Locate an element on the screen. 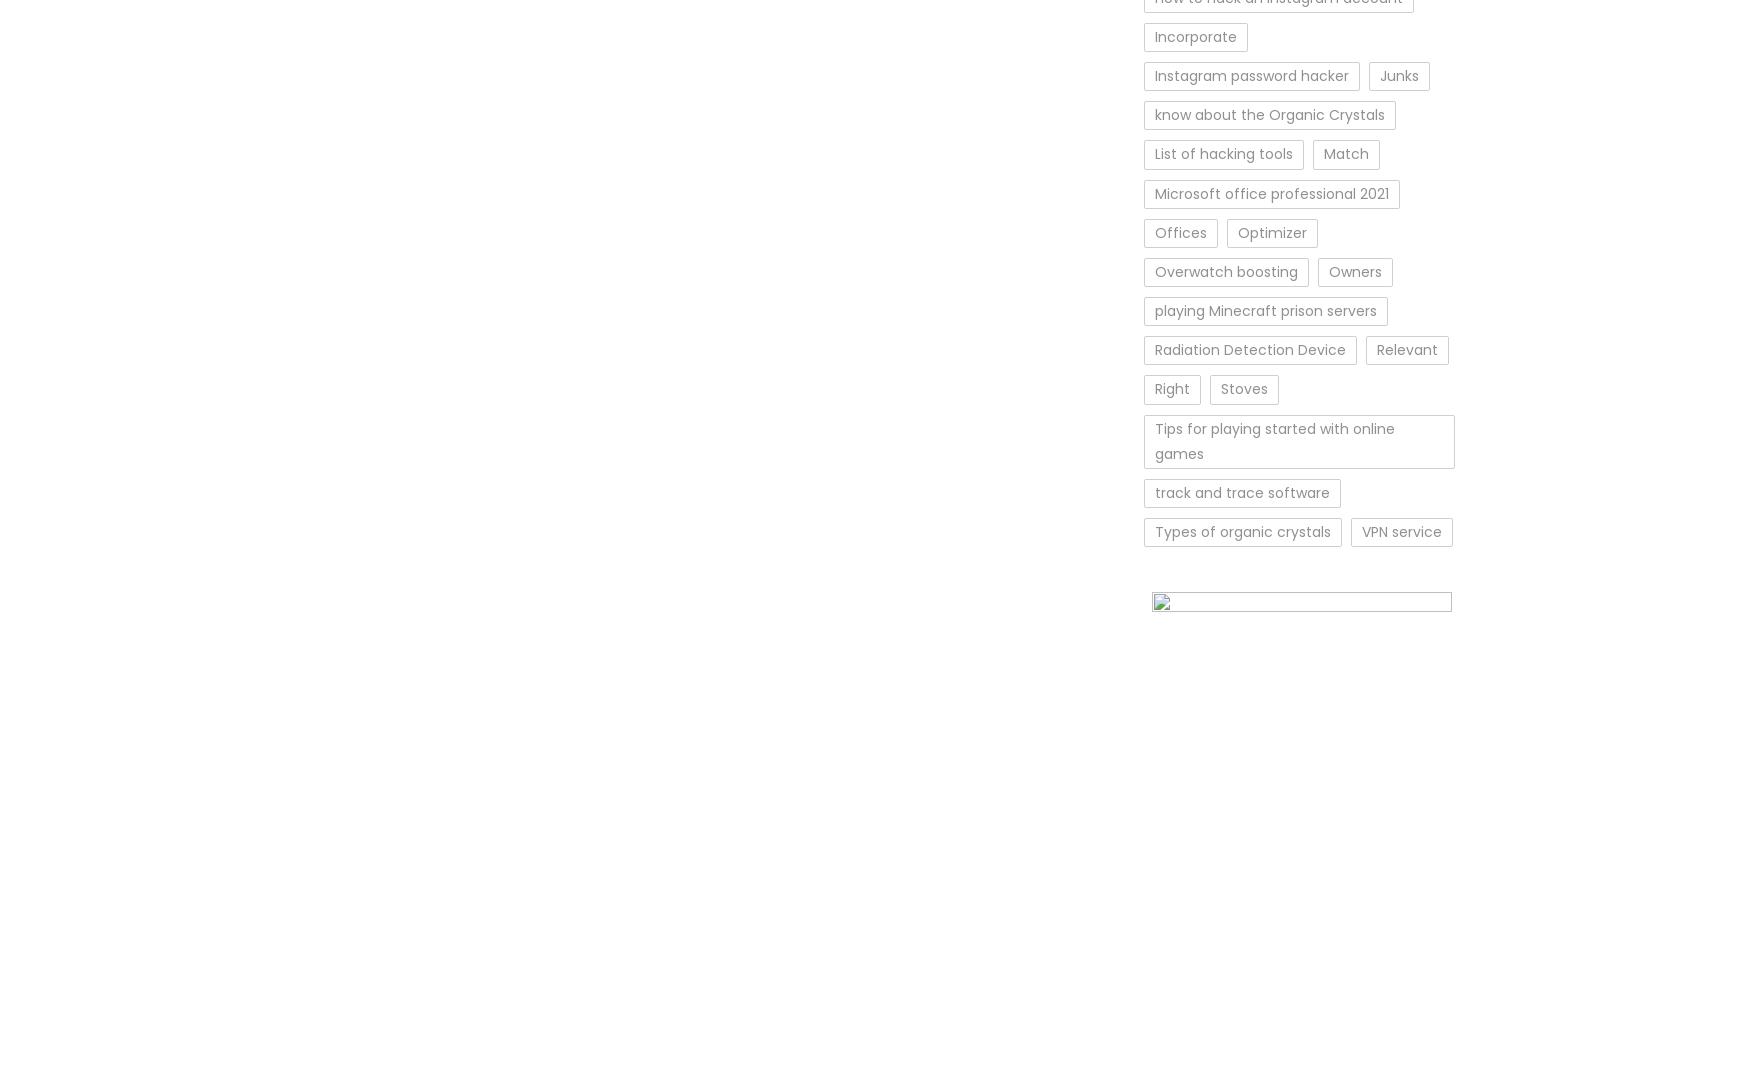 Image resolution: width=1750 pixels, height=1065 pixels. 'Right' is located at coordinates (1171, 388).